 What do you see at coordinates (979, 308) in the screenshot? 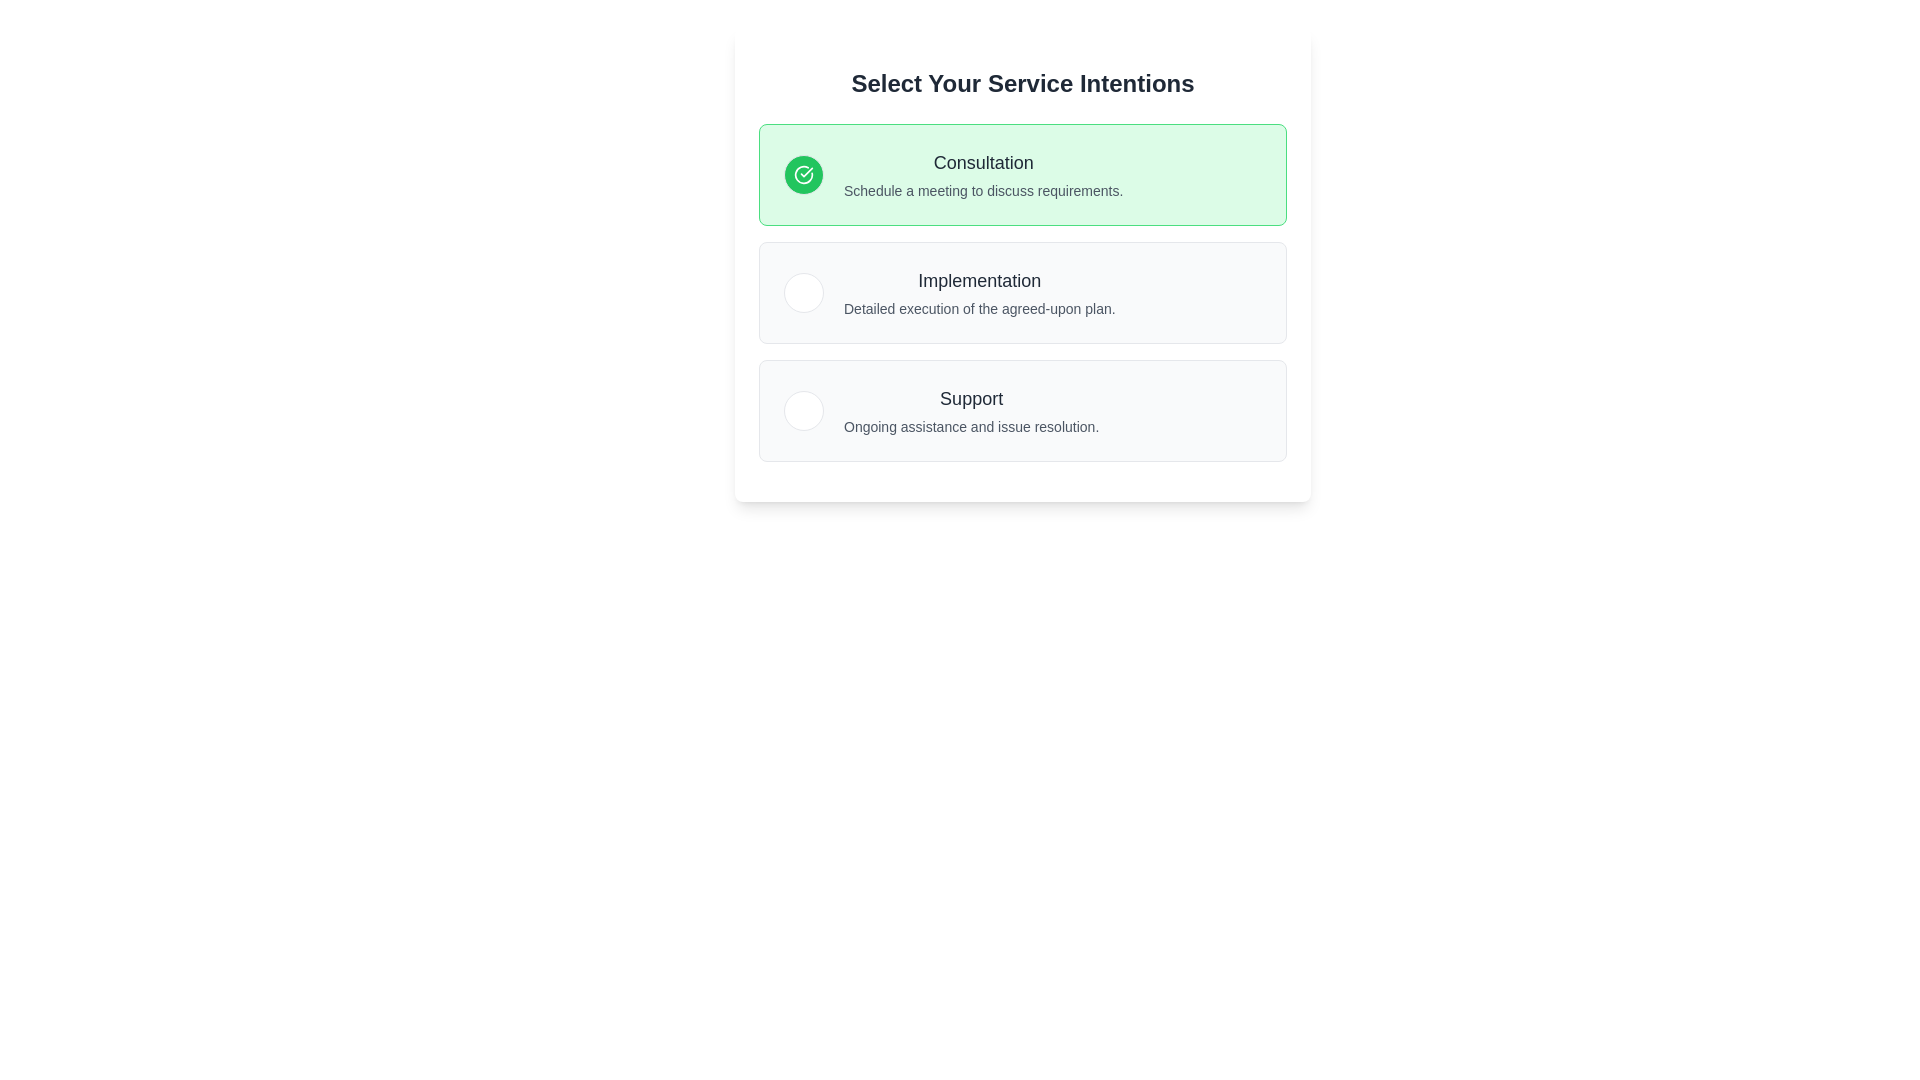
I see `the static text label component located in the 'Implementation' section below the heading 'Implementation'` at bounding box center [979, 308].